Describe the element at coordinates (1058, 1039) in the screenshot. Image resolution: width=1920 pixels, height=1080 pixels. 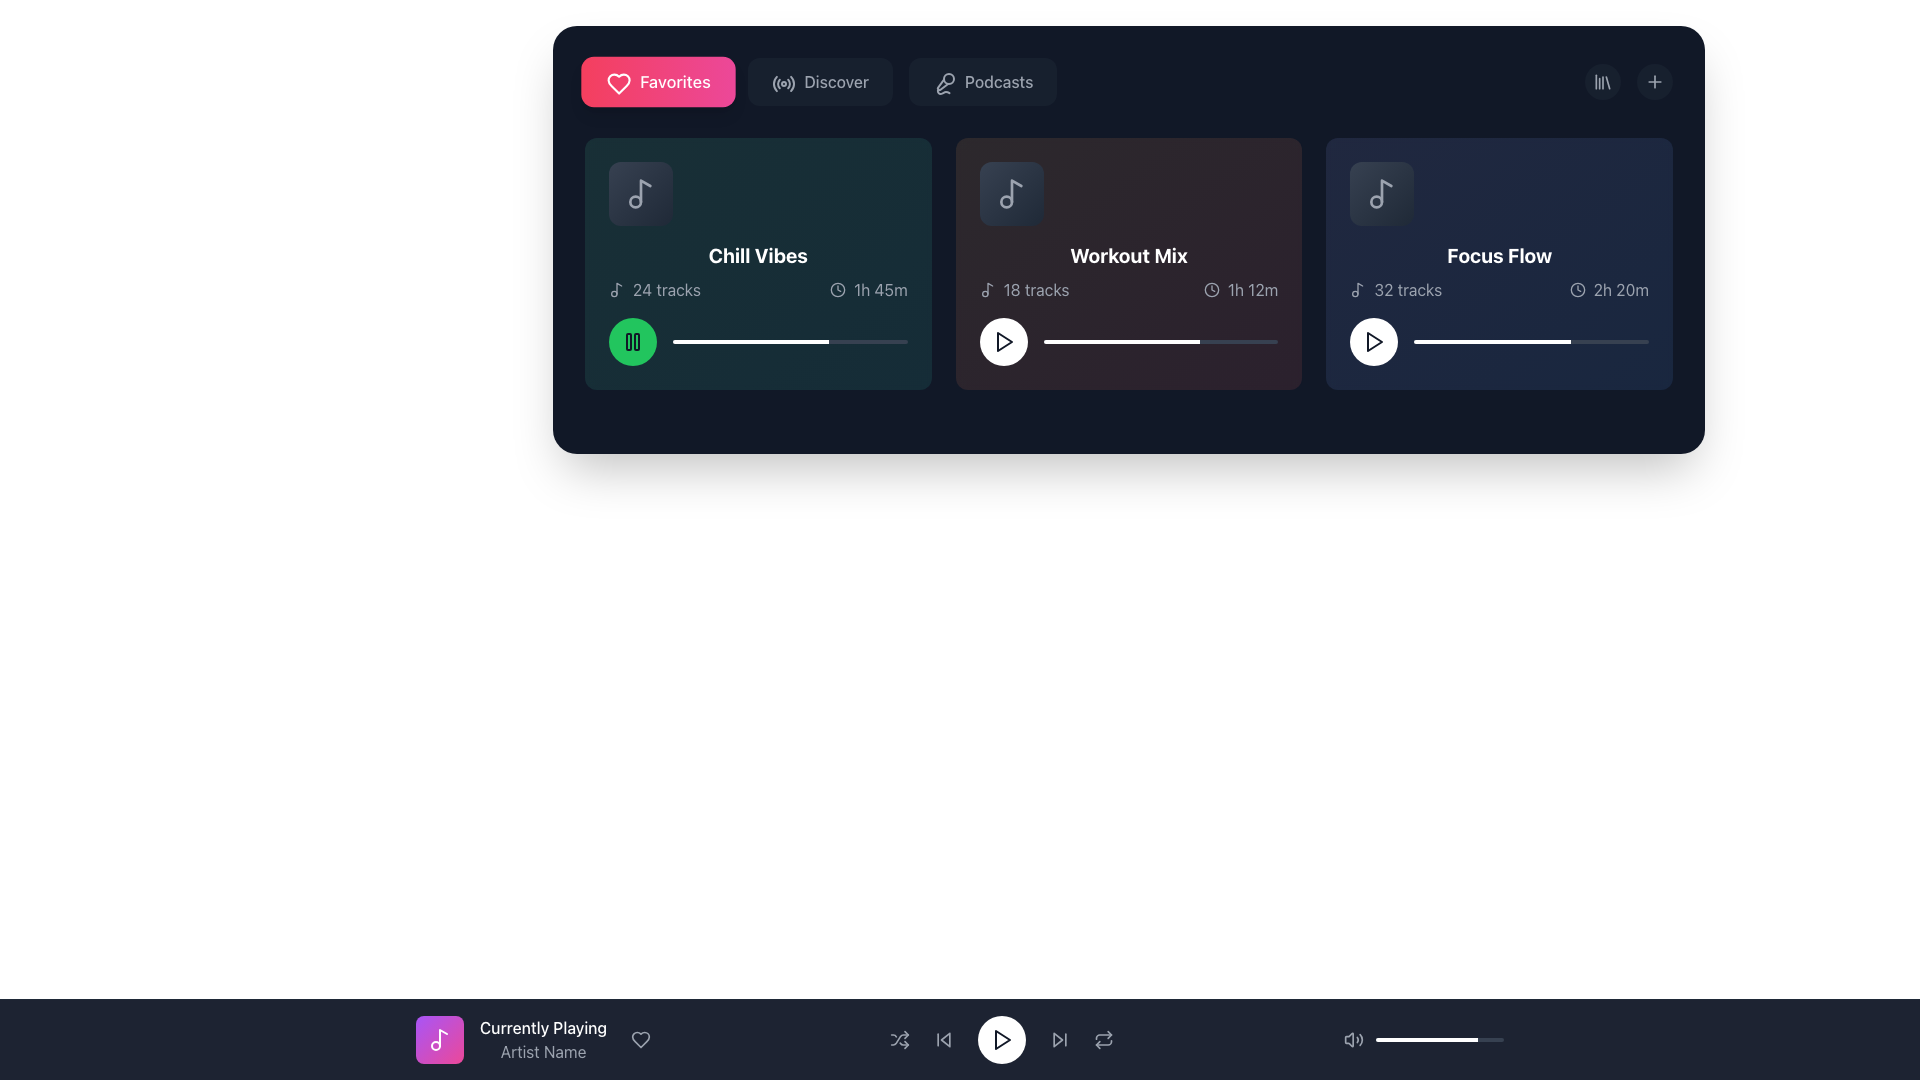
I see `the small arrow-shaped icon pointing forward, which is the fifth interactive icon from the left in the bottom-most horizontal control bar, to skip forward` at that location.